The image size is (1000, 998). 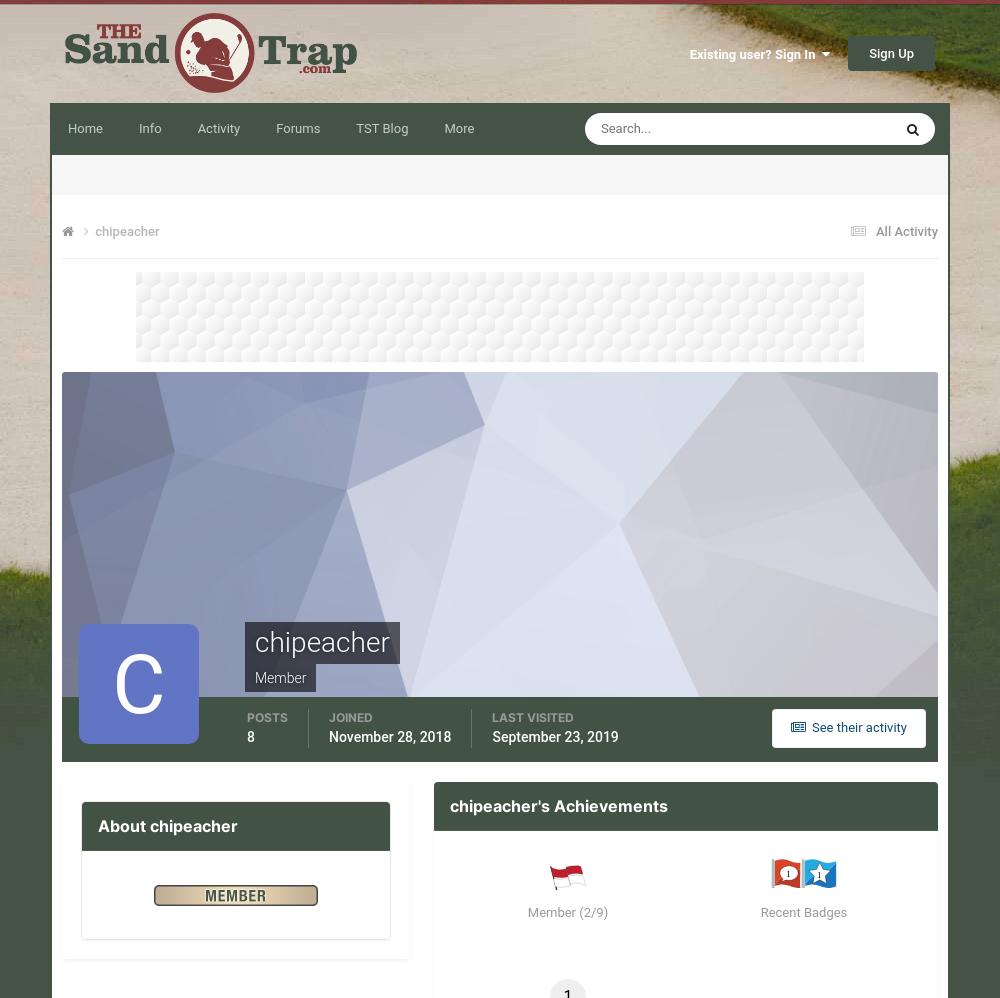 I want to click on 'Signing up is free', so click(x=217, y=953).